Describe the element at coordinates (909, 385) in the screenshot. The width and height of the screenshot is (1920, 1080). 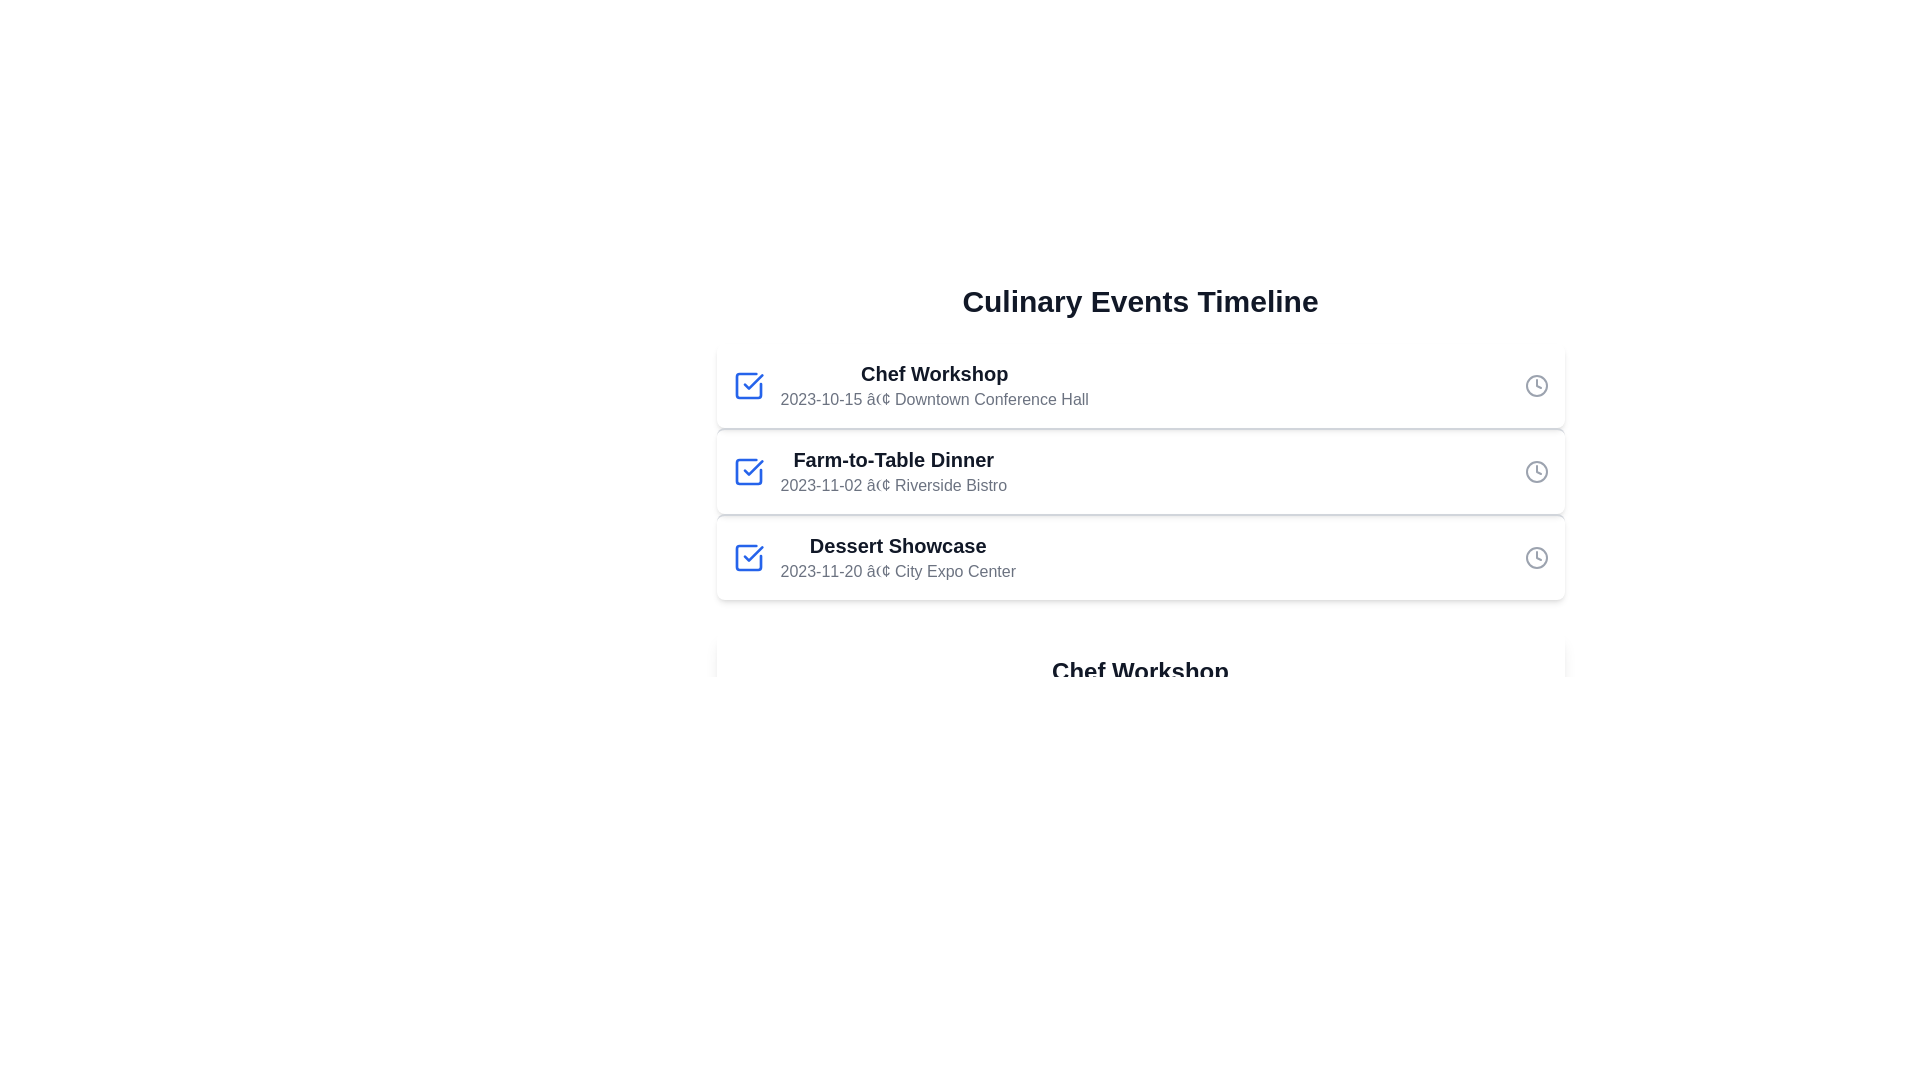
I see `the first list item in the 'Culinary Events Timeline' section` at that location.